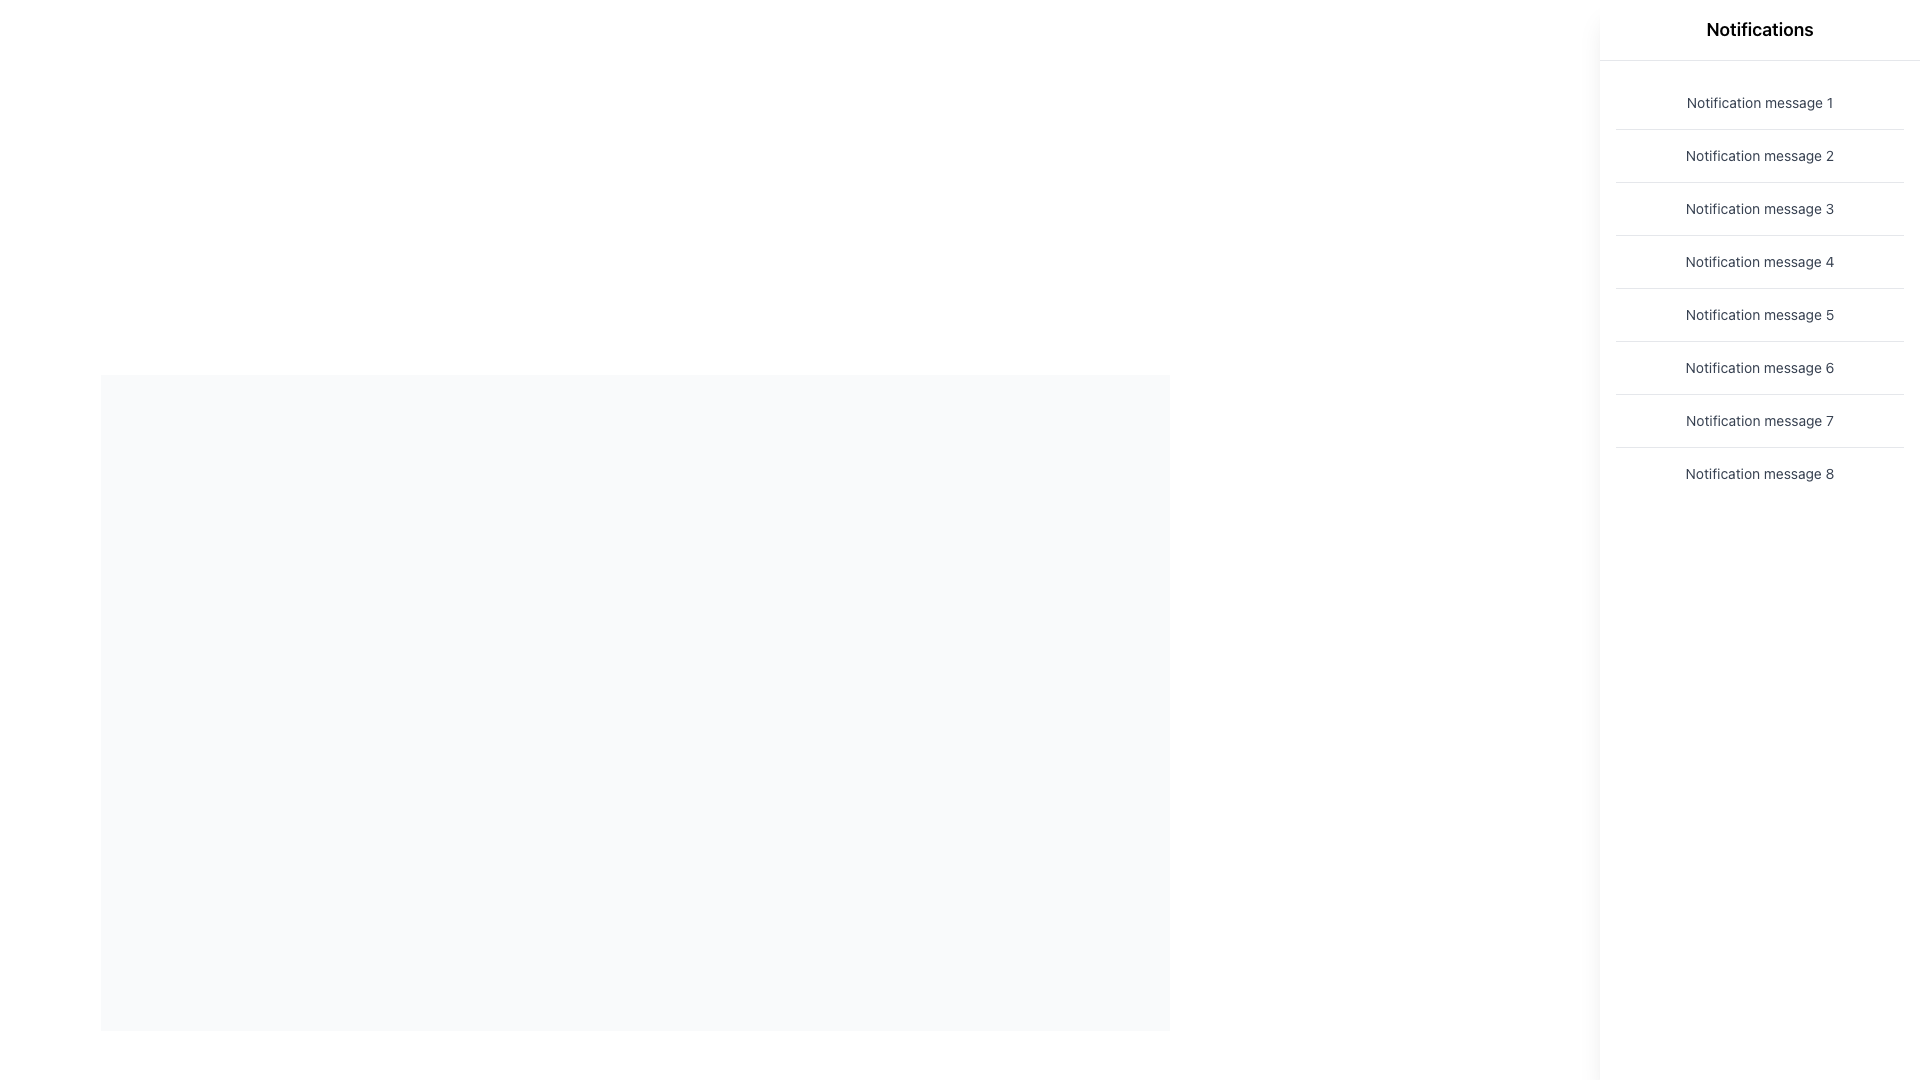 This screenshot has height=1080, width=1920. I want to click on the static text displaying 'Notification message 3', which is the third item in a vertical list of notifications on the right side of the interface, so click(1760, 208).